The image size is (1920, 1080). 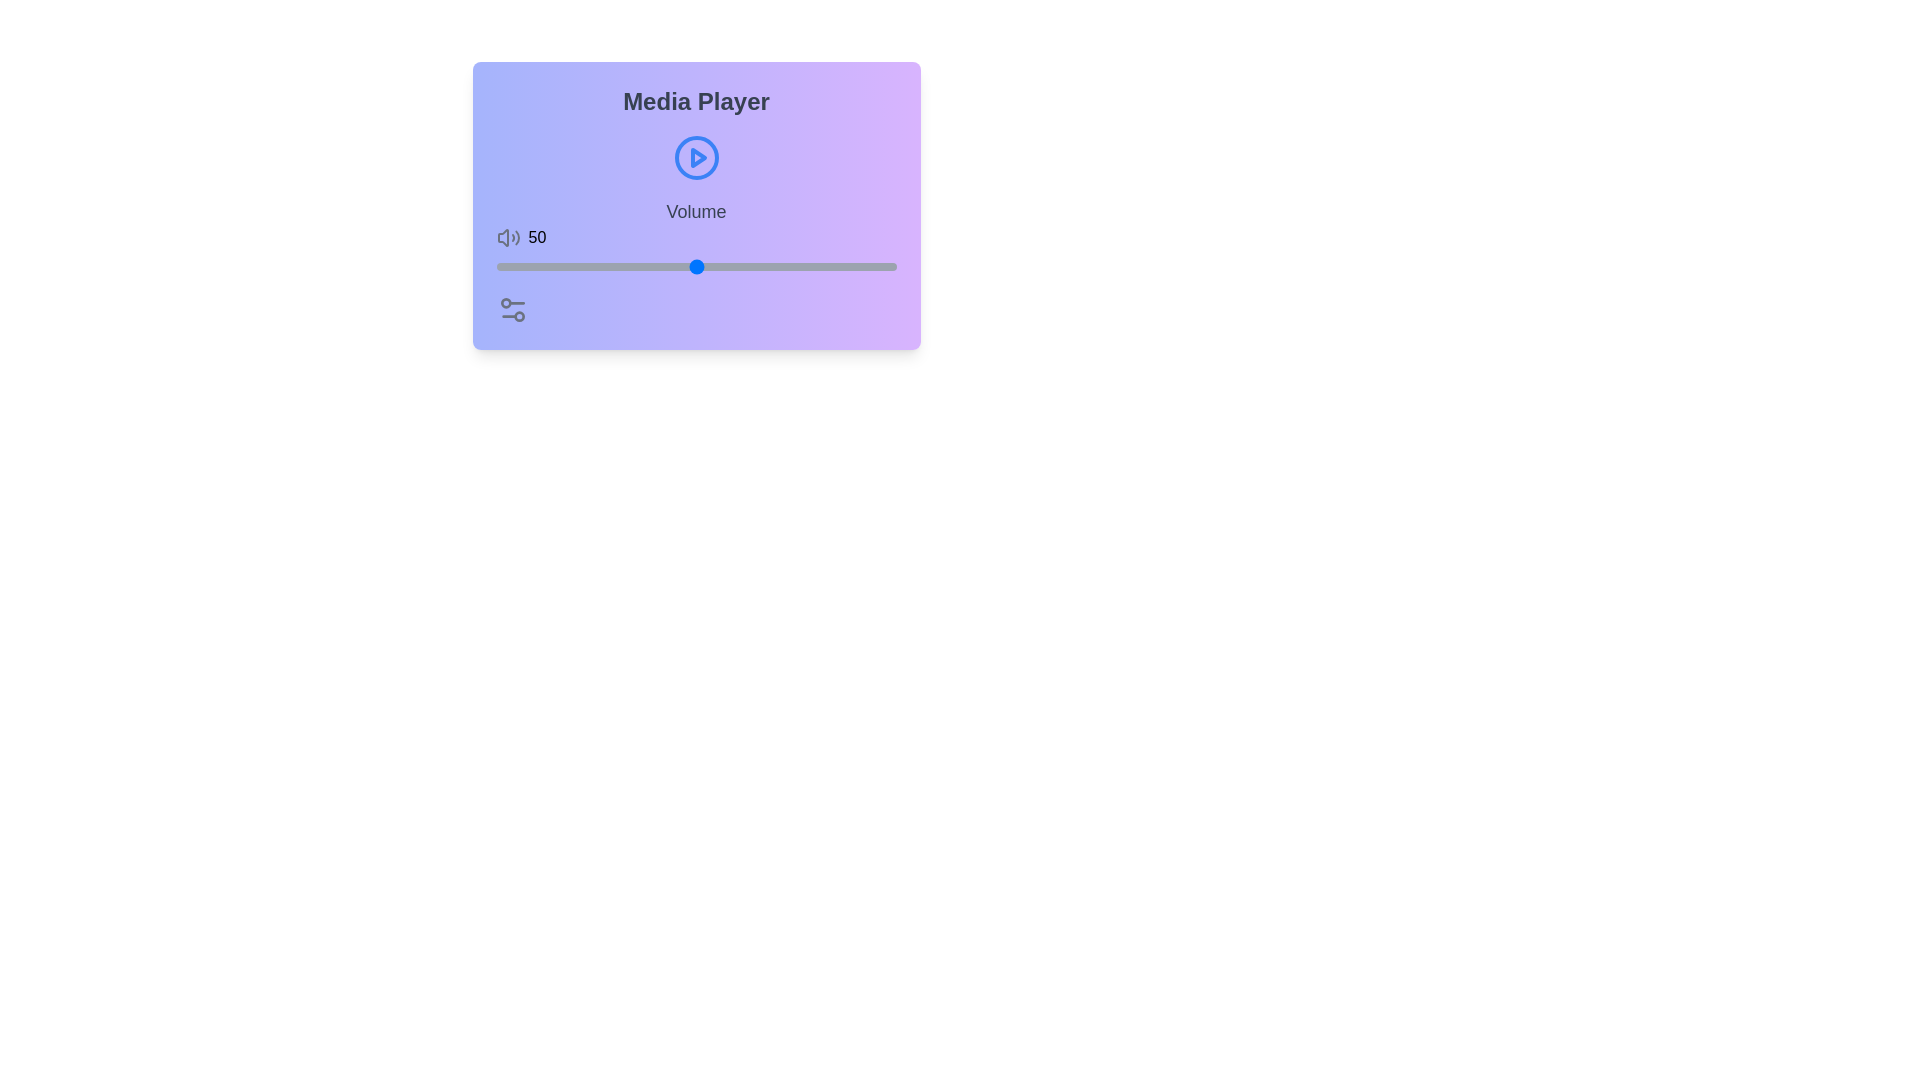 I want to click on the volume level, so click(x=603, y=265).